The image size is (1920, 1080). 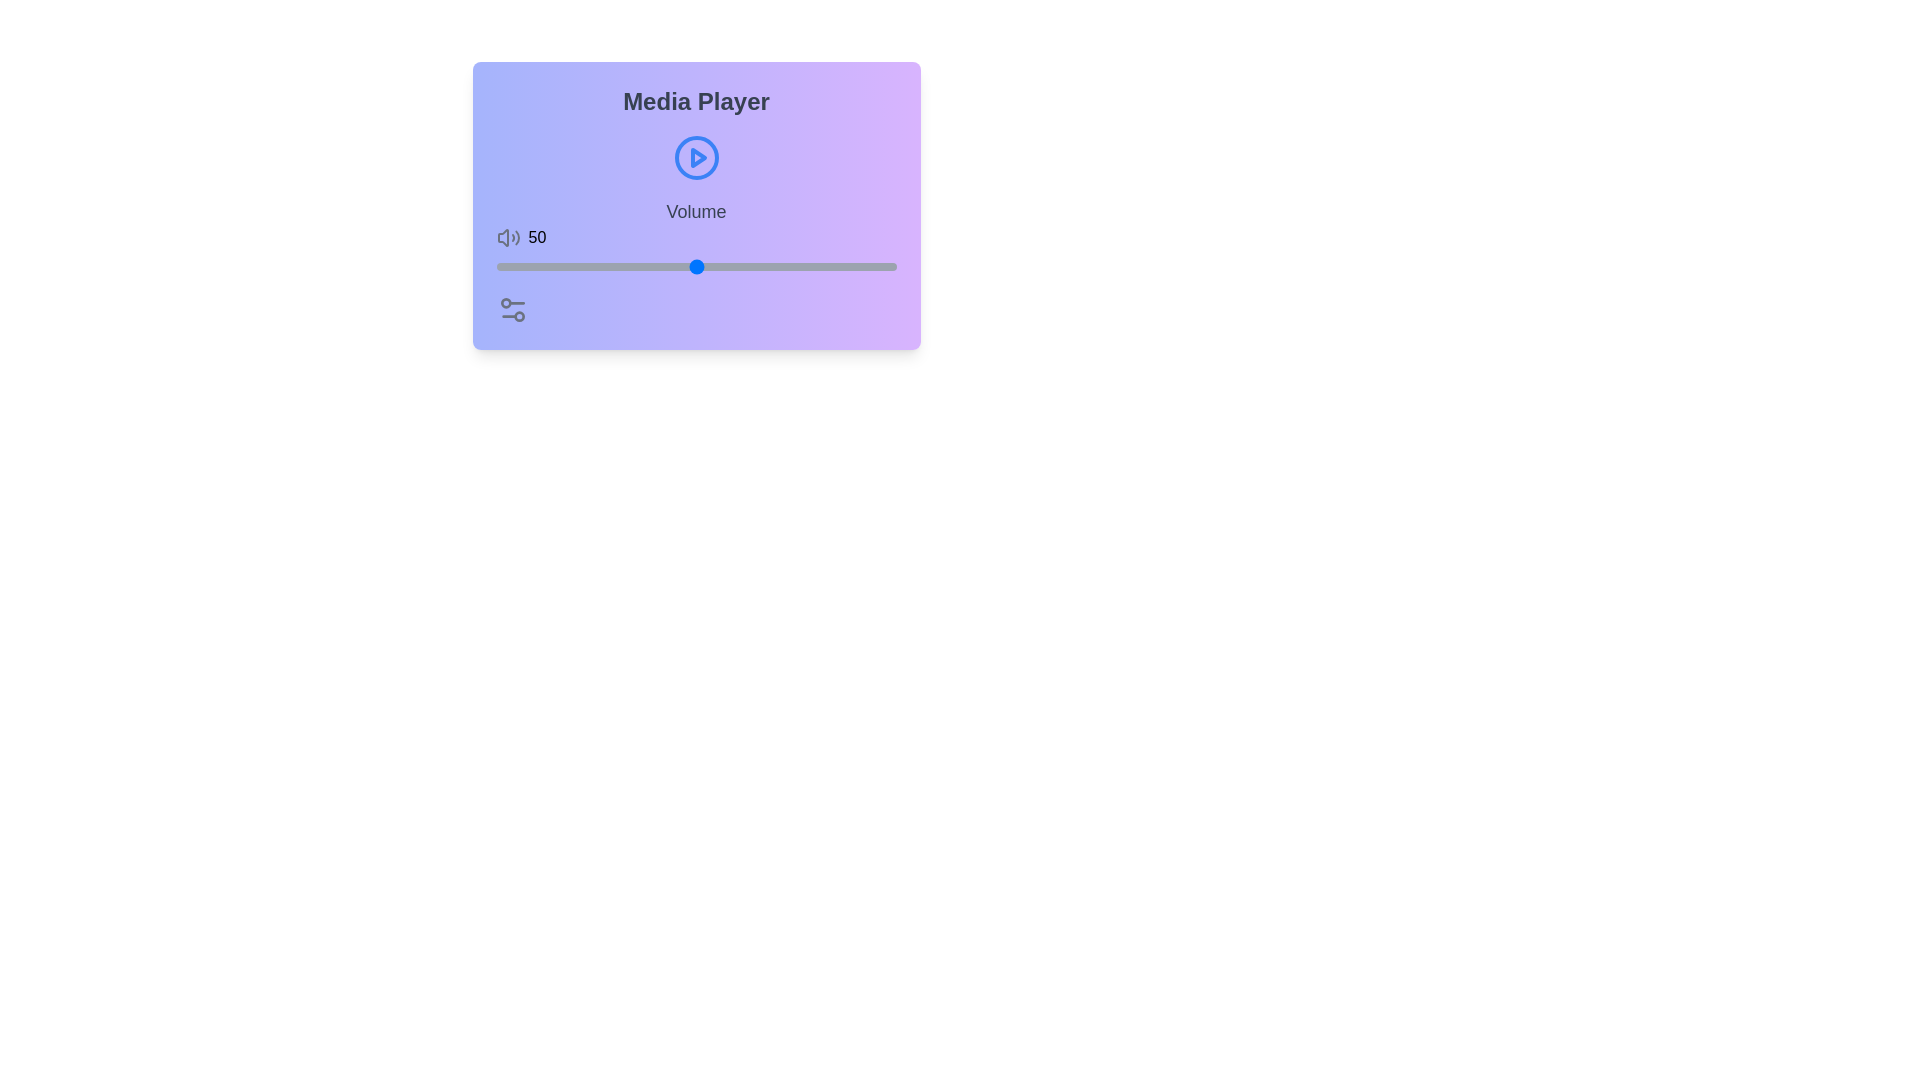 I want to click on the volume level, so click(x=603, y=265).